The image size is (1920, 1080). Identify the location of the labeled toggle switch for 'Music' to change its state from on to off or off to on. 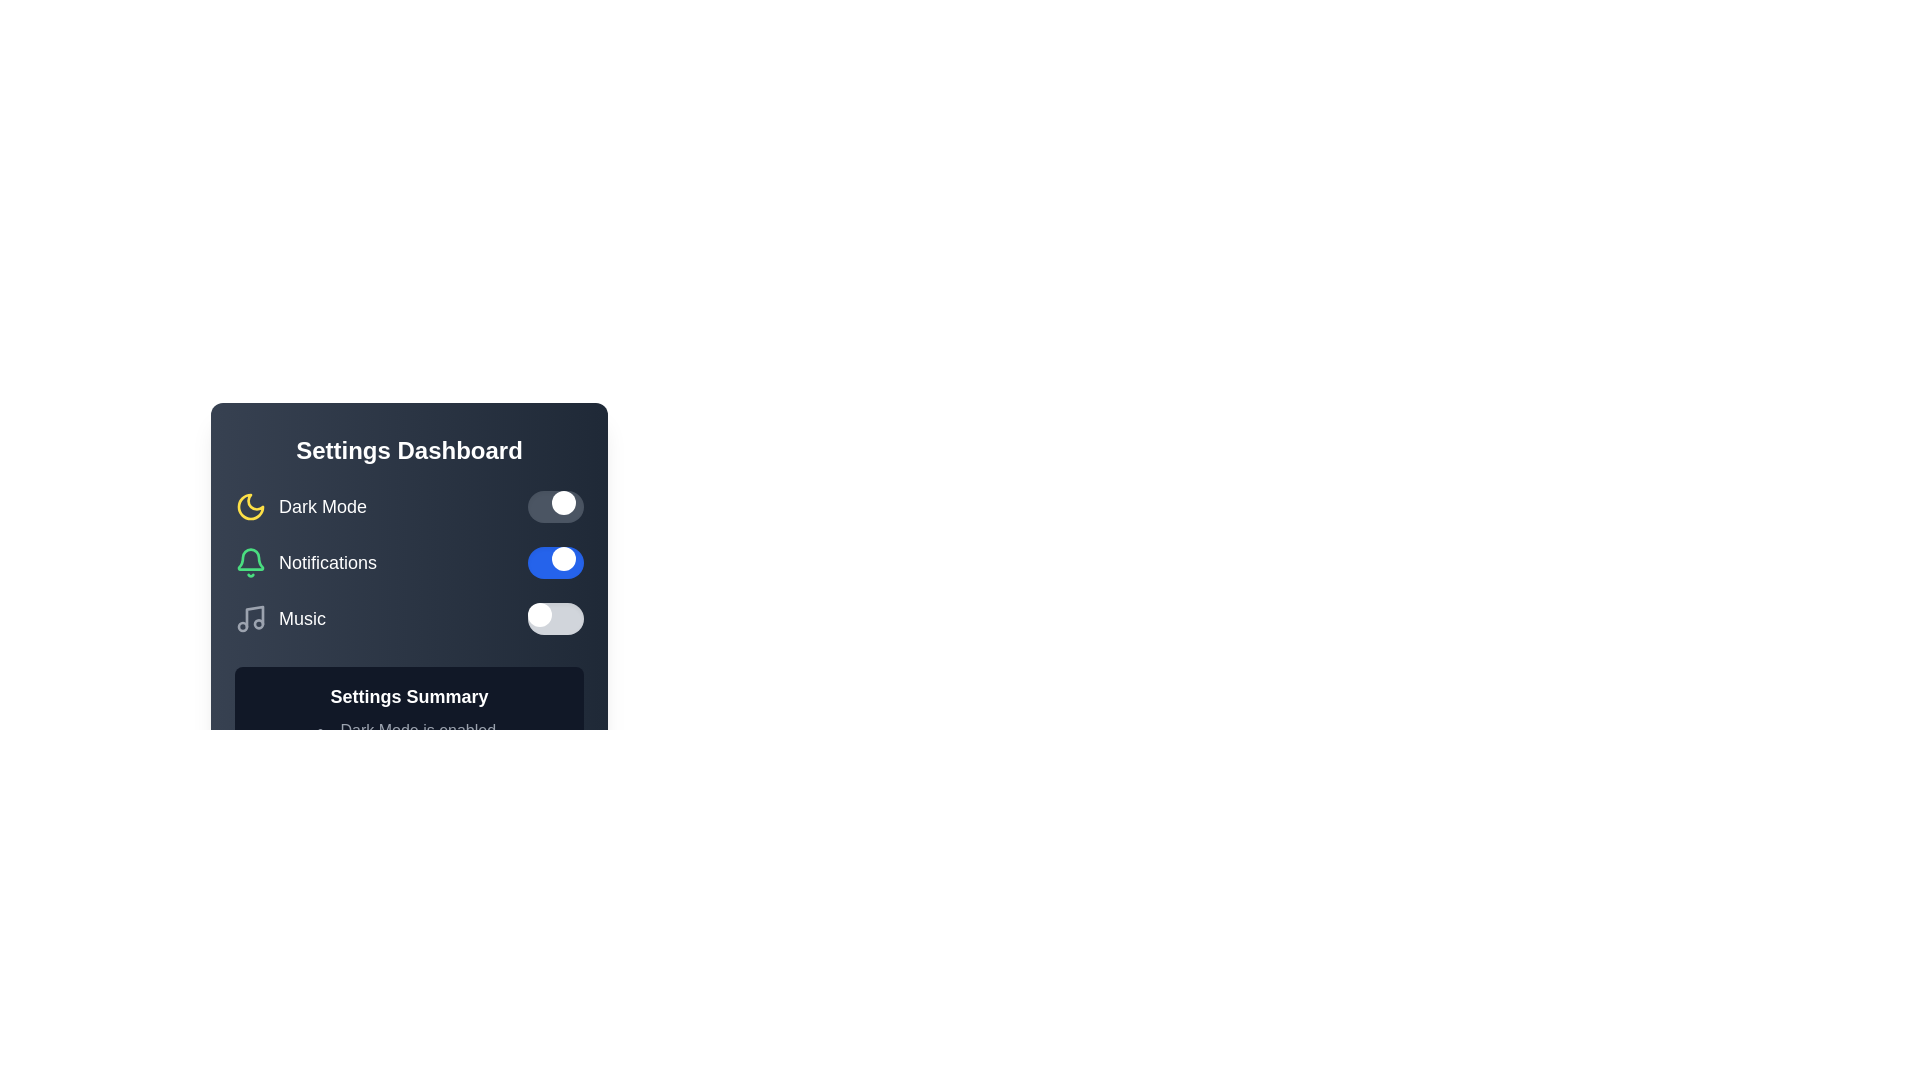
(408, 617).